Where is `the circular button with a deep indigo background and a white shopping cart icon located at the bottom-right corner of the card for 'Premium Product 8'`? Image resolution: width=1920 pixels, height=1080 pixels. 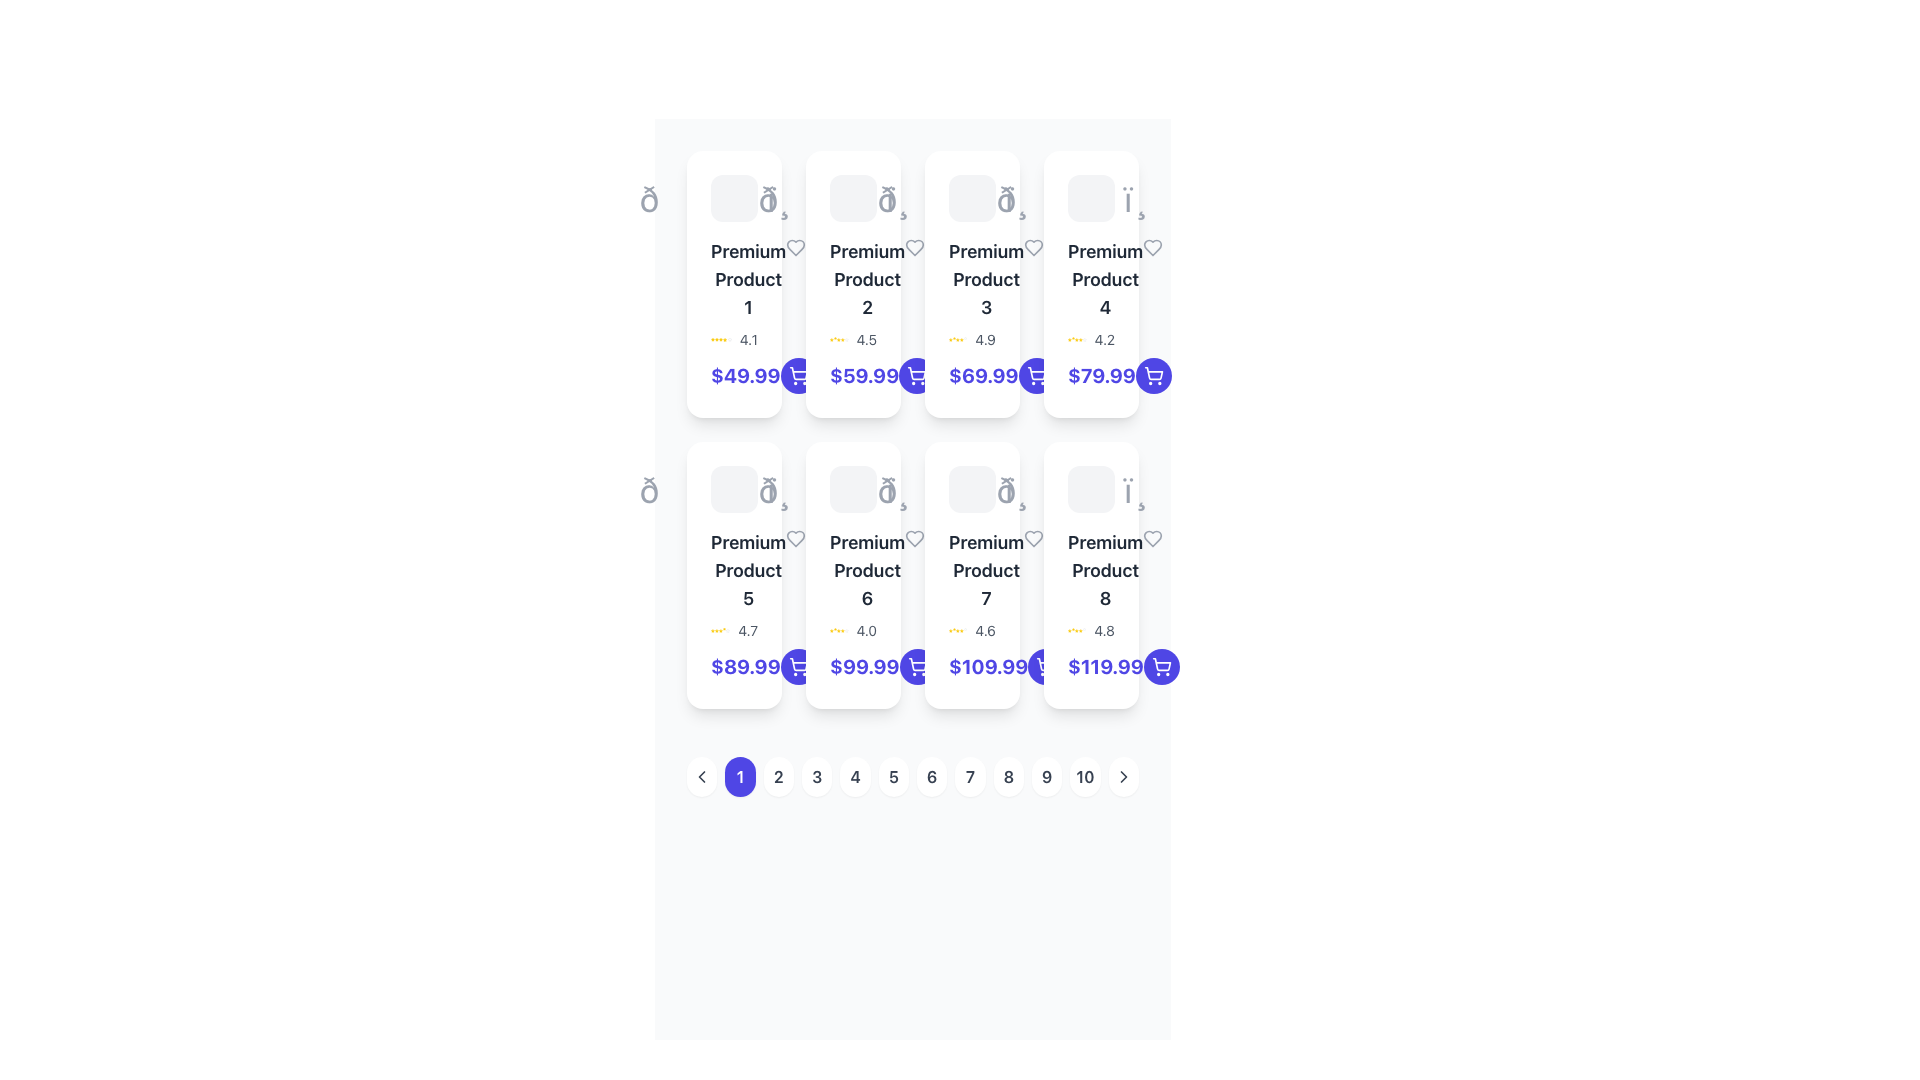 the circular button with a deep indigo background and a white shopping cart icon located at the bottom-right corner of the card for 'Premium Product 8' is located at coordinates (1161, 667).